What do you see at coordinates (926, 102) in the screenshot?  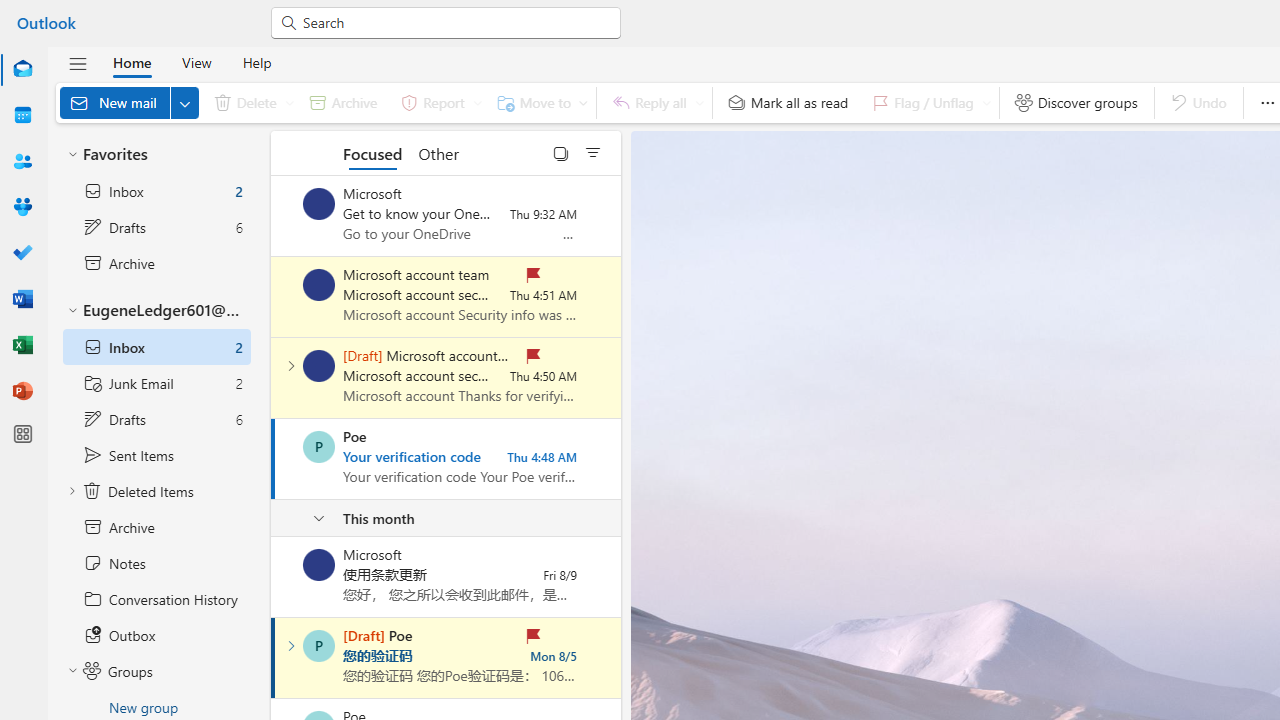 I see `'Flag / Unflag'` at bounding box center [926, 102].